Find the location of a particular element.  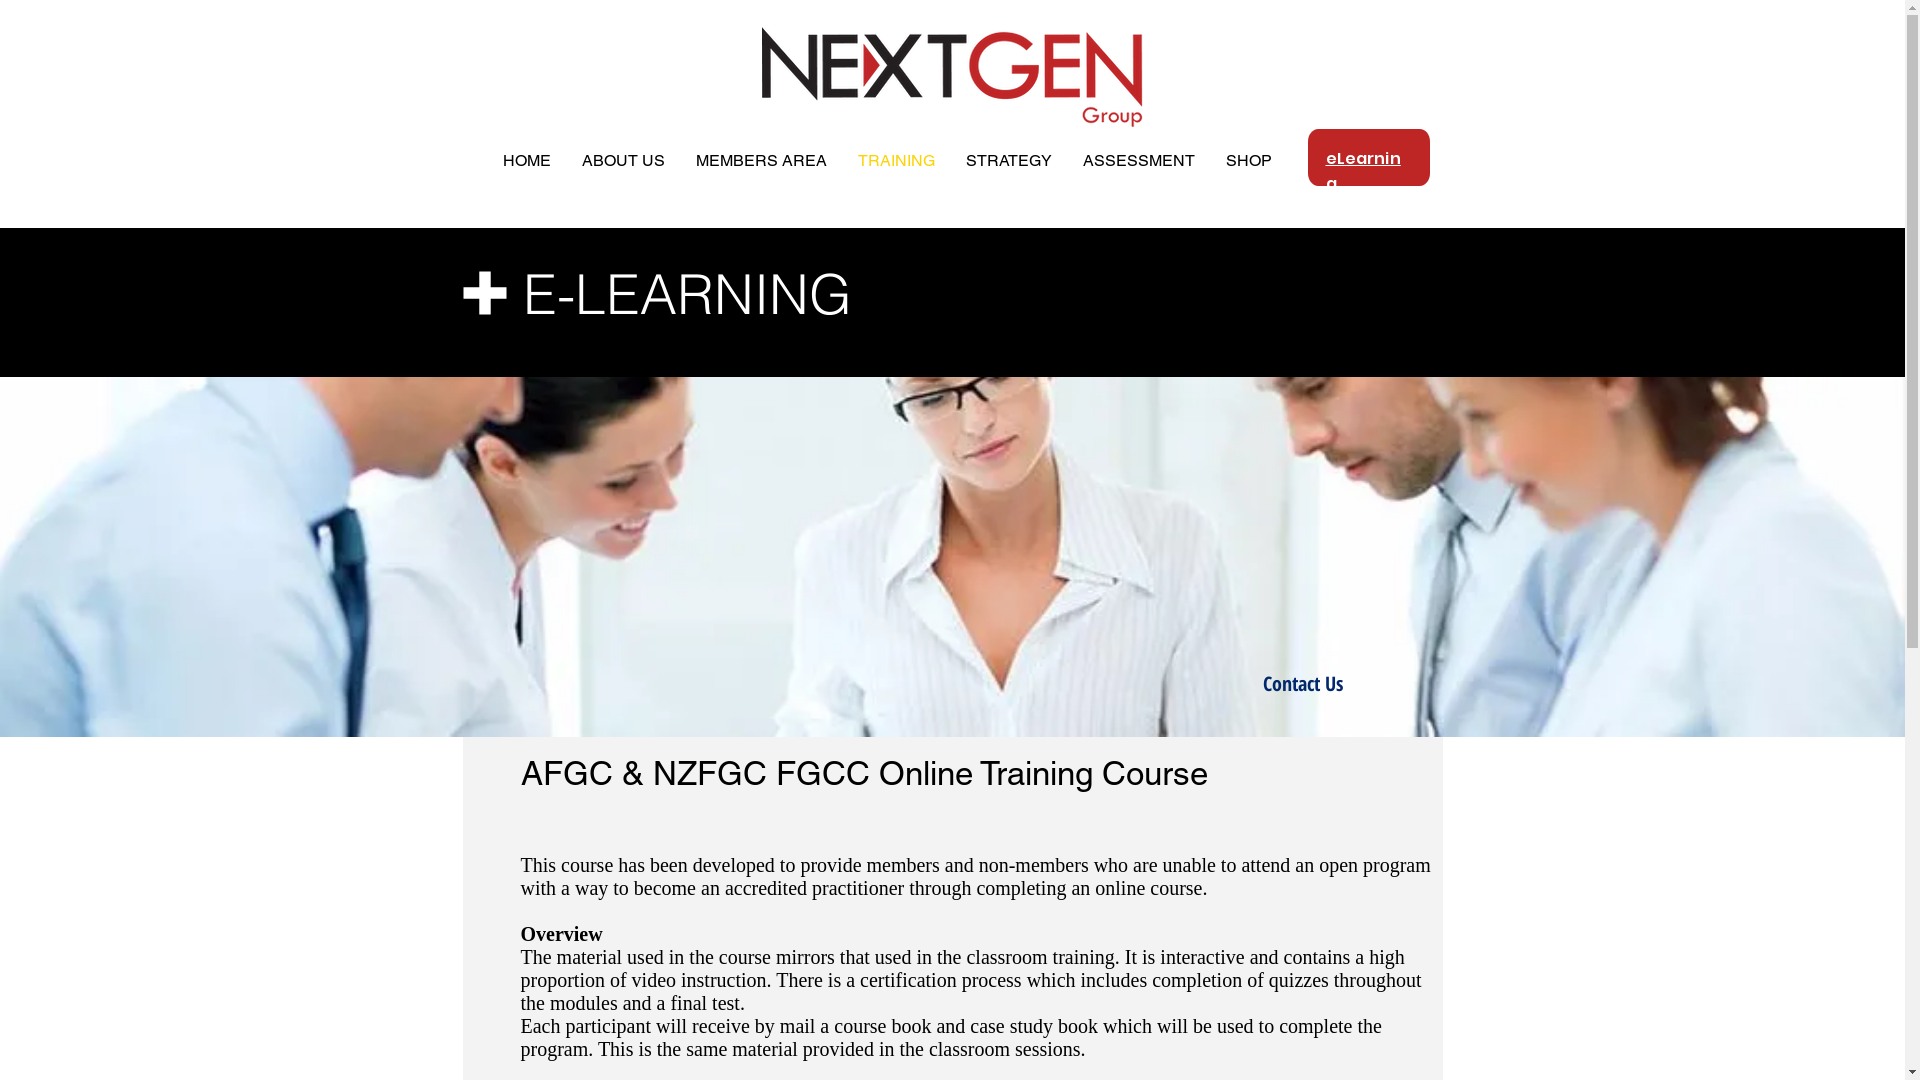

'MEMBERS AREA' is located at coordinates (760, 160).